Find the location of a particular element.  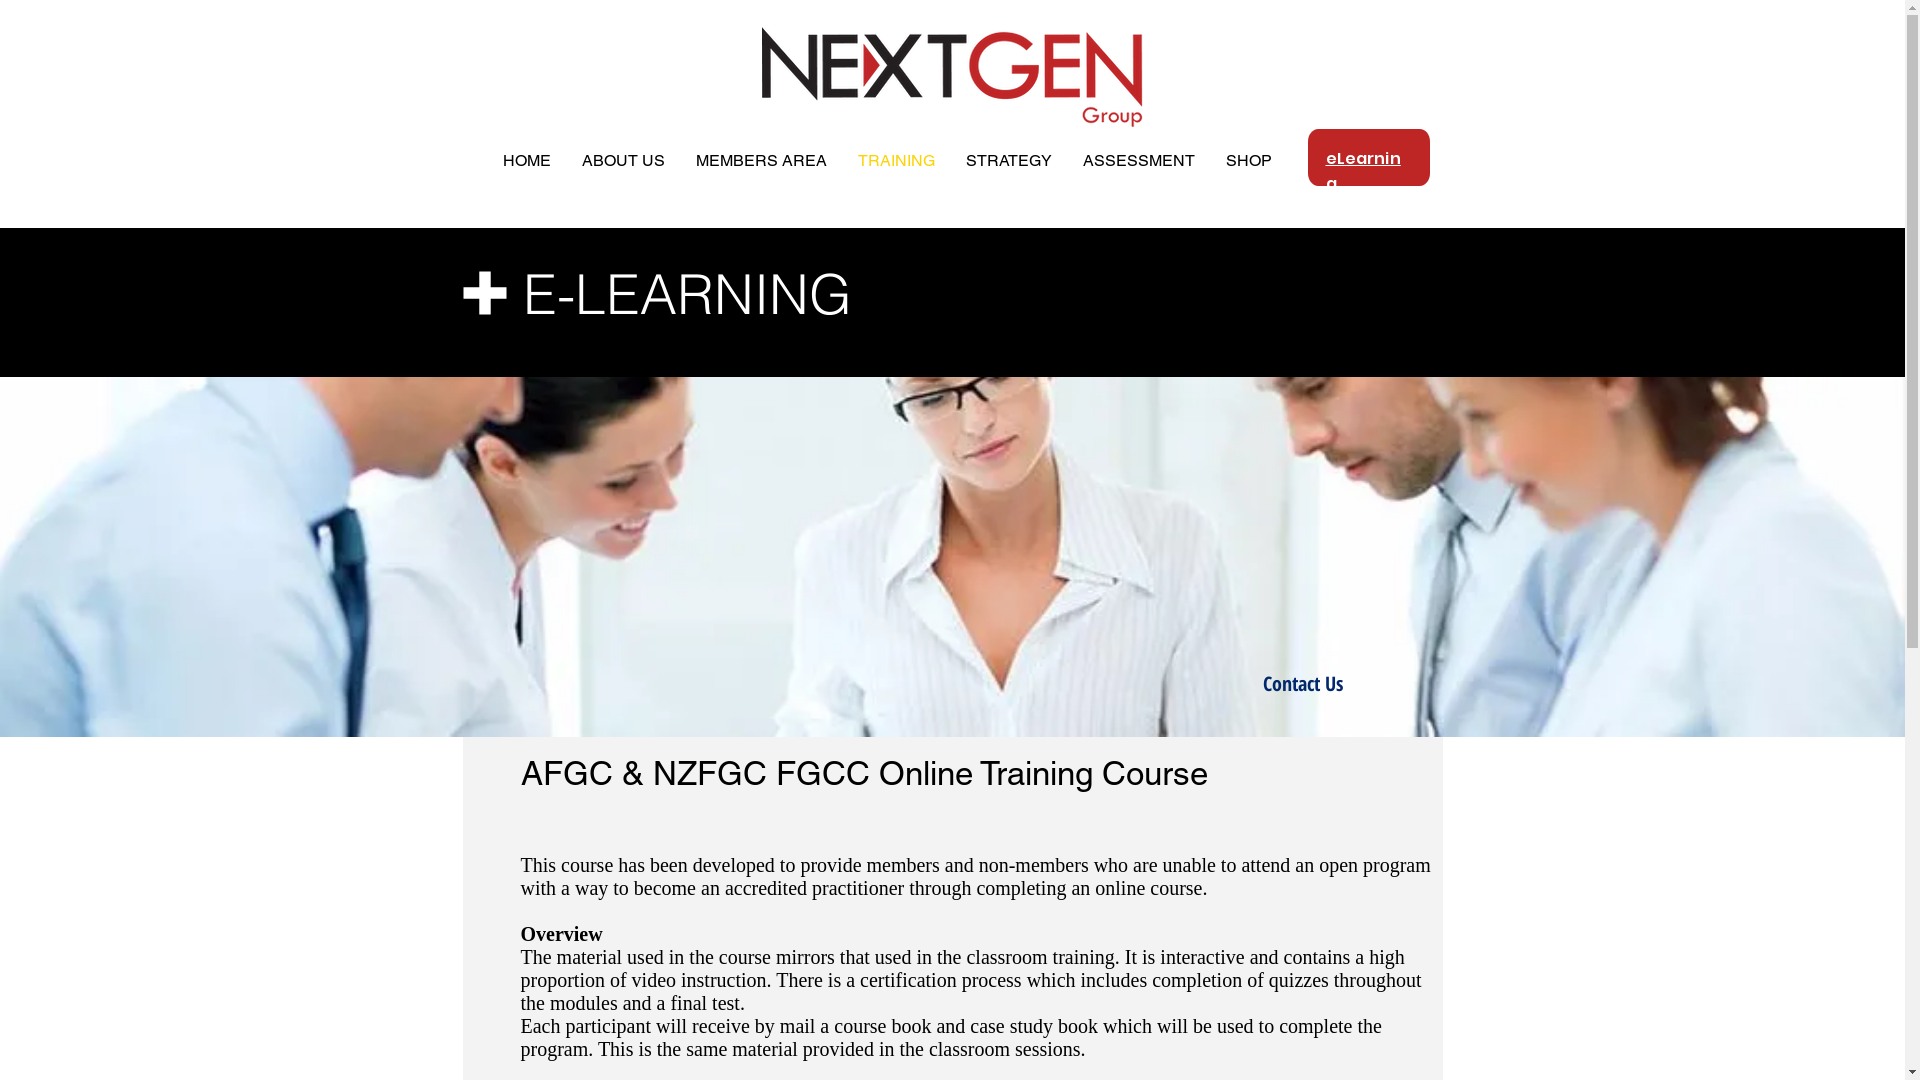

'MEMBERS AREA' is located at coordinates (760, 160).